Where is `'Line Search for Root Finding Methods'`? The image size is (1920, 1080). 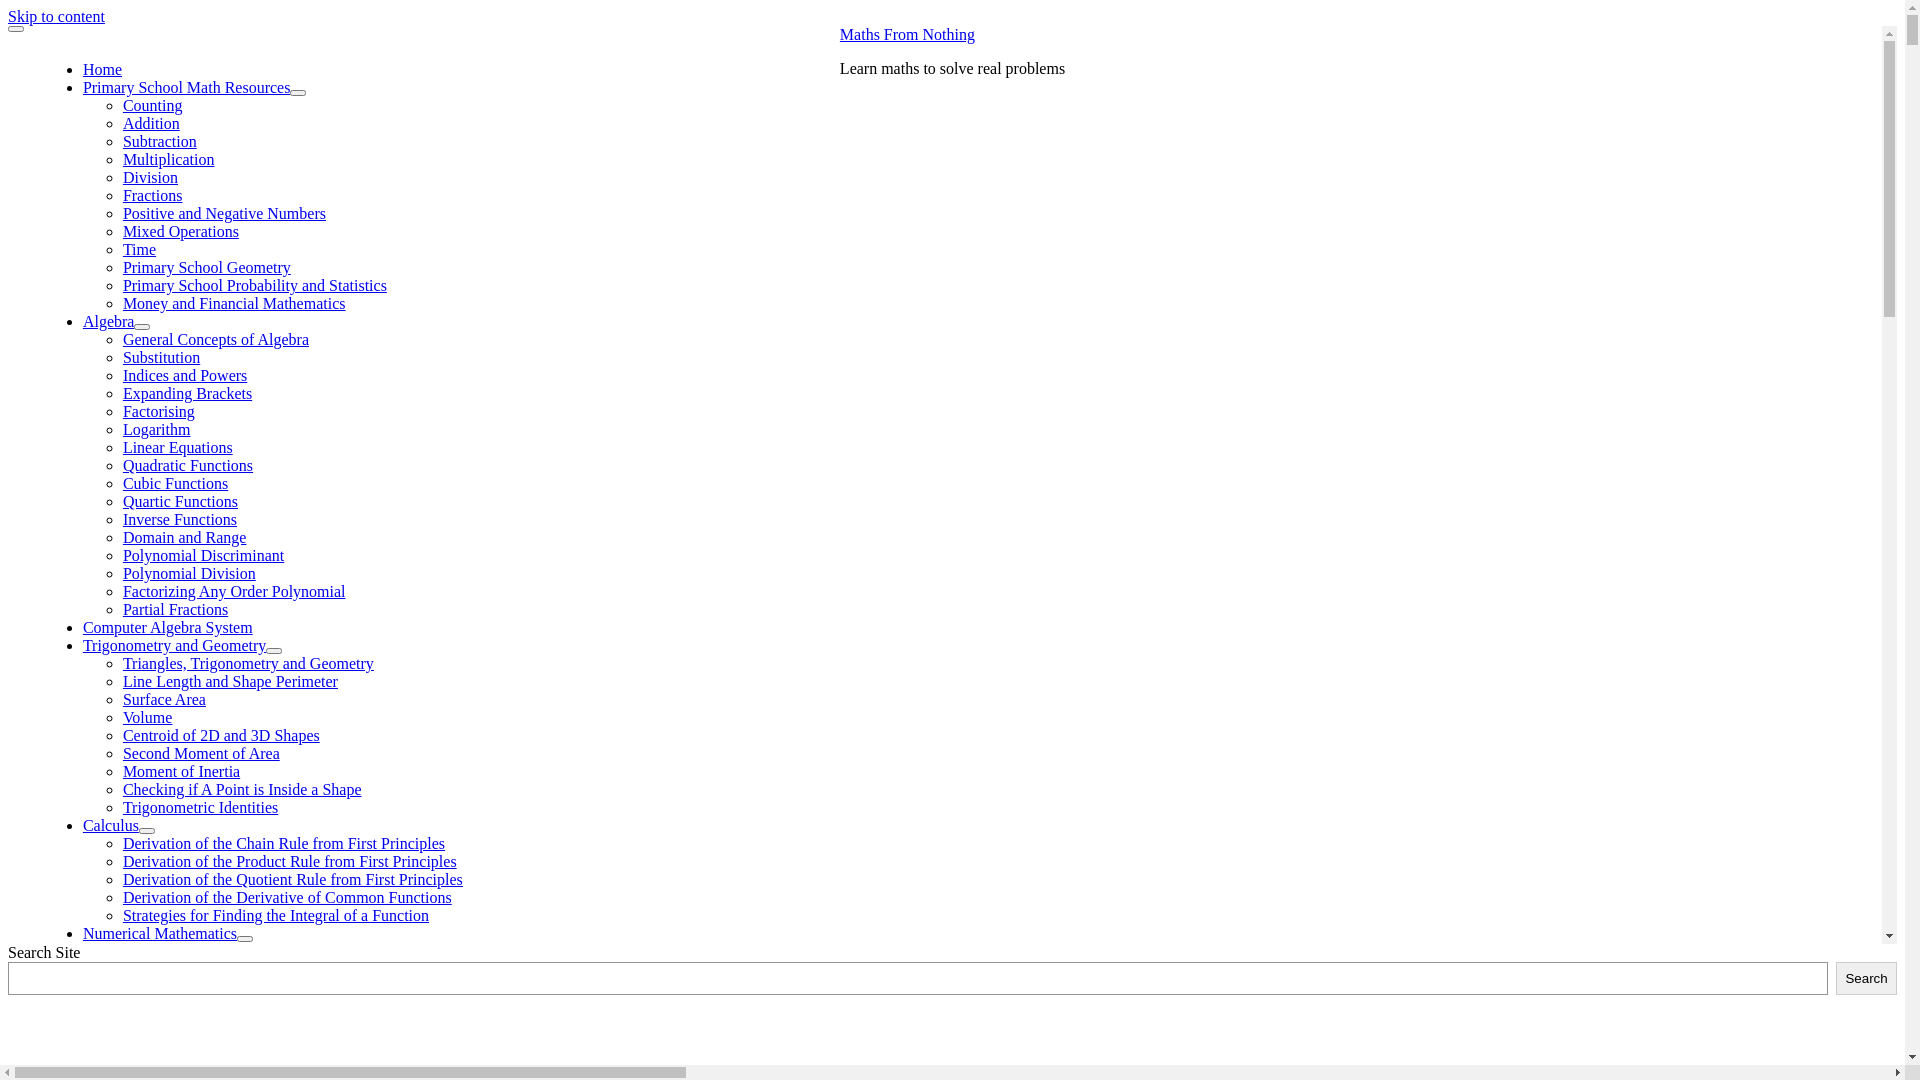 'Line Search for Root Finding Methods' is located at coordinates (286, 1005).